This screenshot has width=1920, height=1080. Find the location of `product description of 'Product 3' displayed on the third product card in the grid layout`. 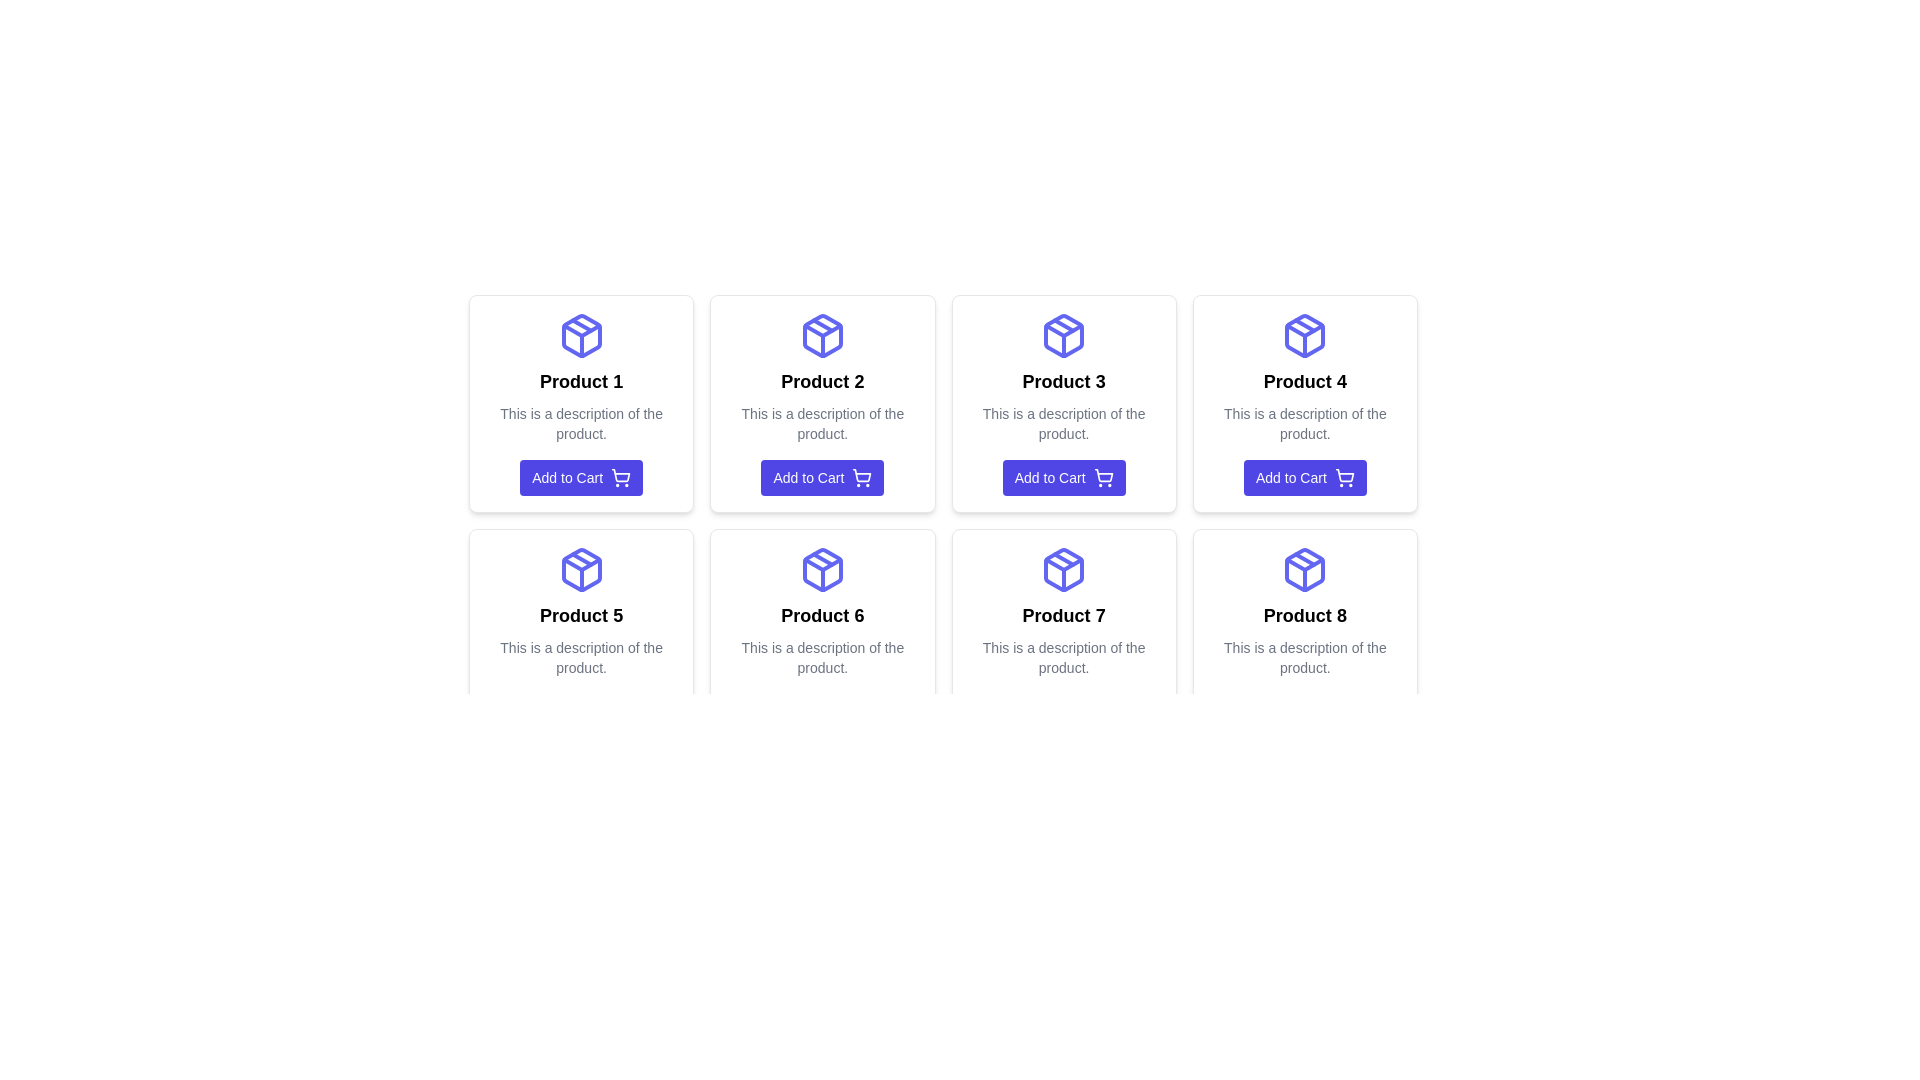

product description of 'Product 3' displayed on the third product card in the grid layout is located at coordinates (1063, 404).